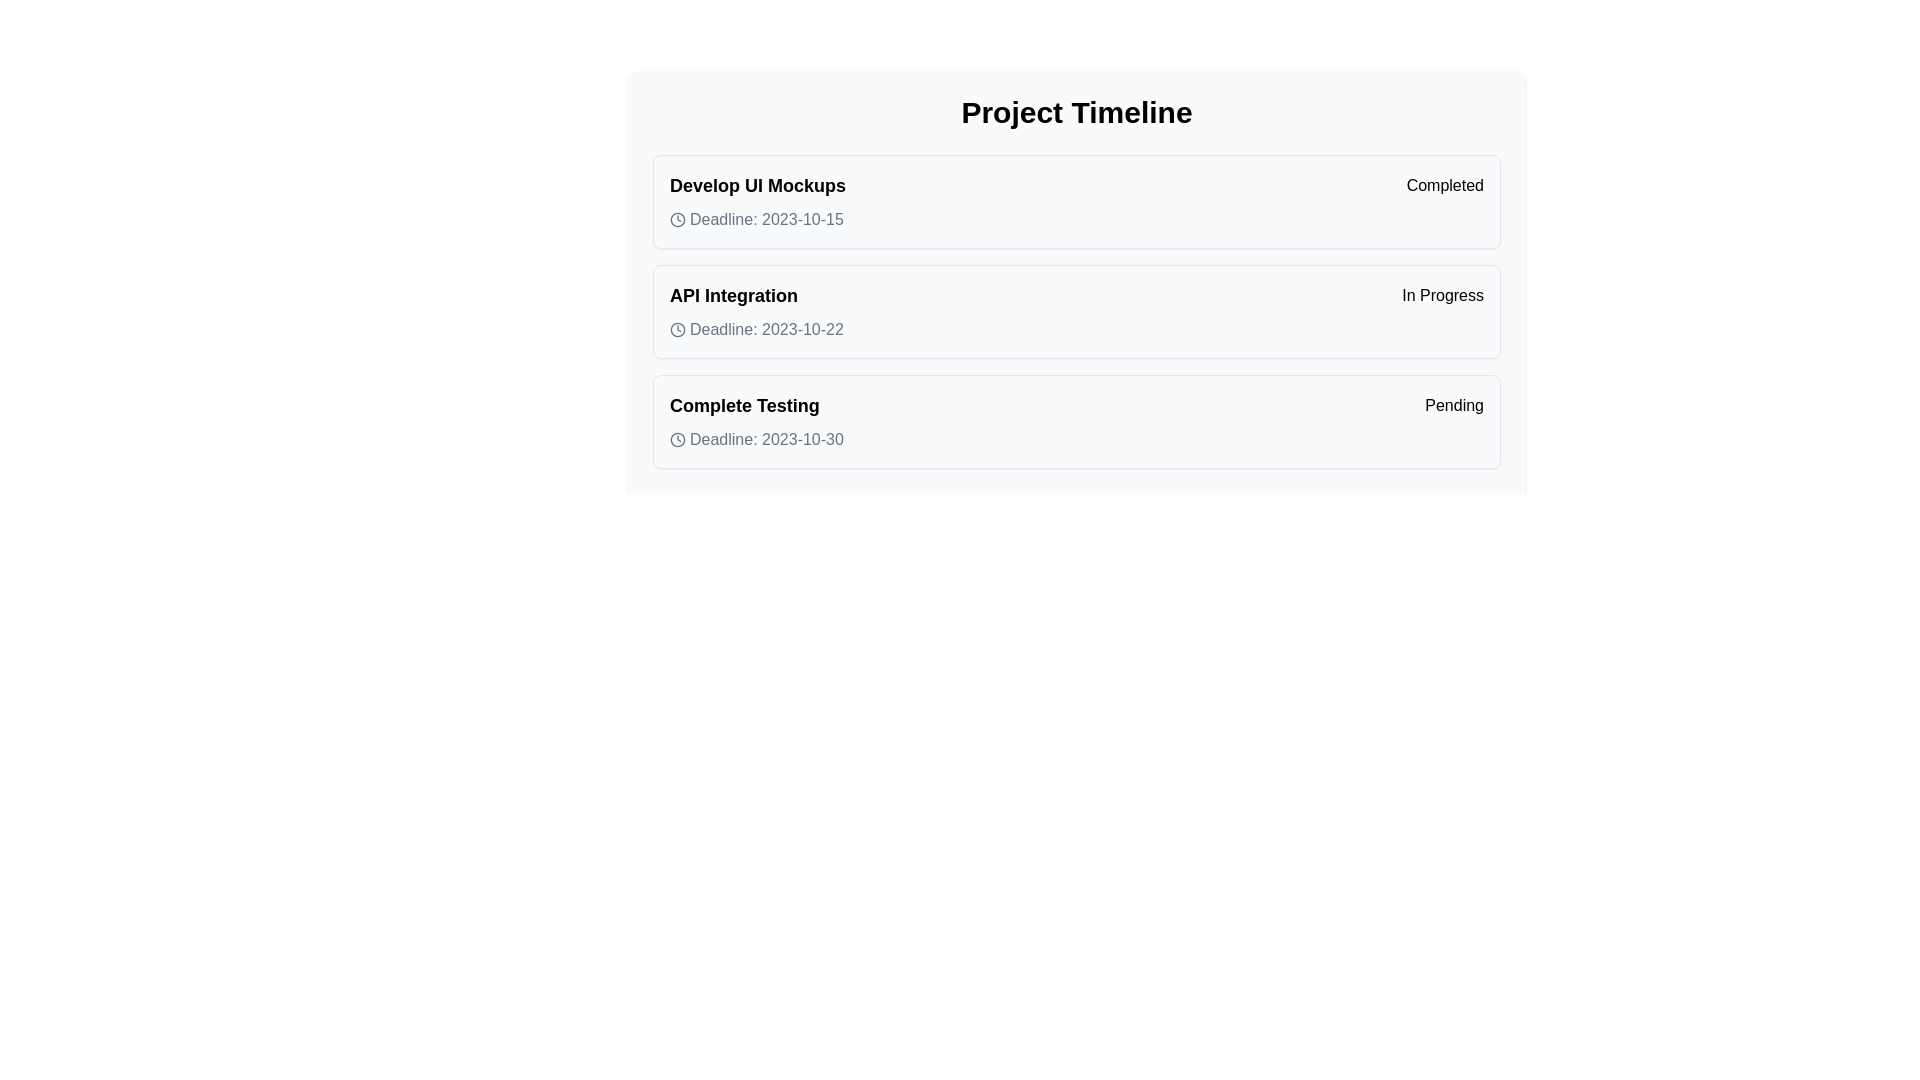 The width and height of the screenshot is (1920, 1080). Describe the element at coordinates (1075, 296) in the screenshot. I see `the 'API Integration' informational pair which features a bold title and an 'In Progress' badge, located in the second card of project tasks` at that location.